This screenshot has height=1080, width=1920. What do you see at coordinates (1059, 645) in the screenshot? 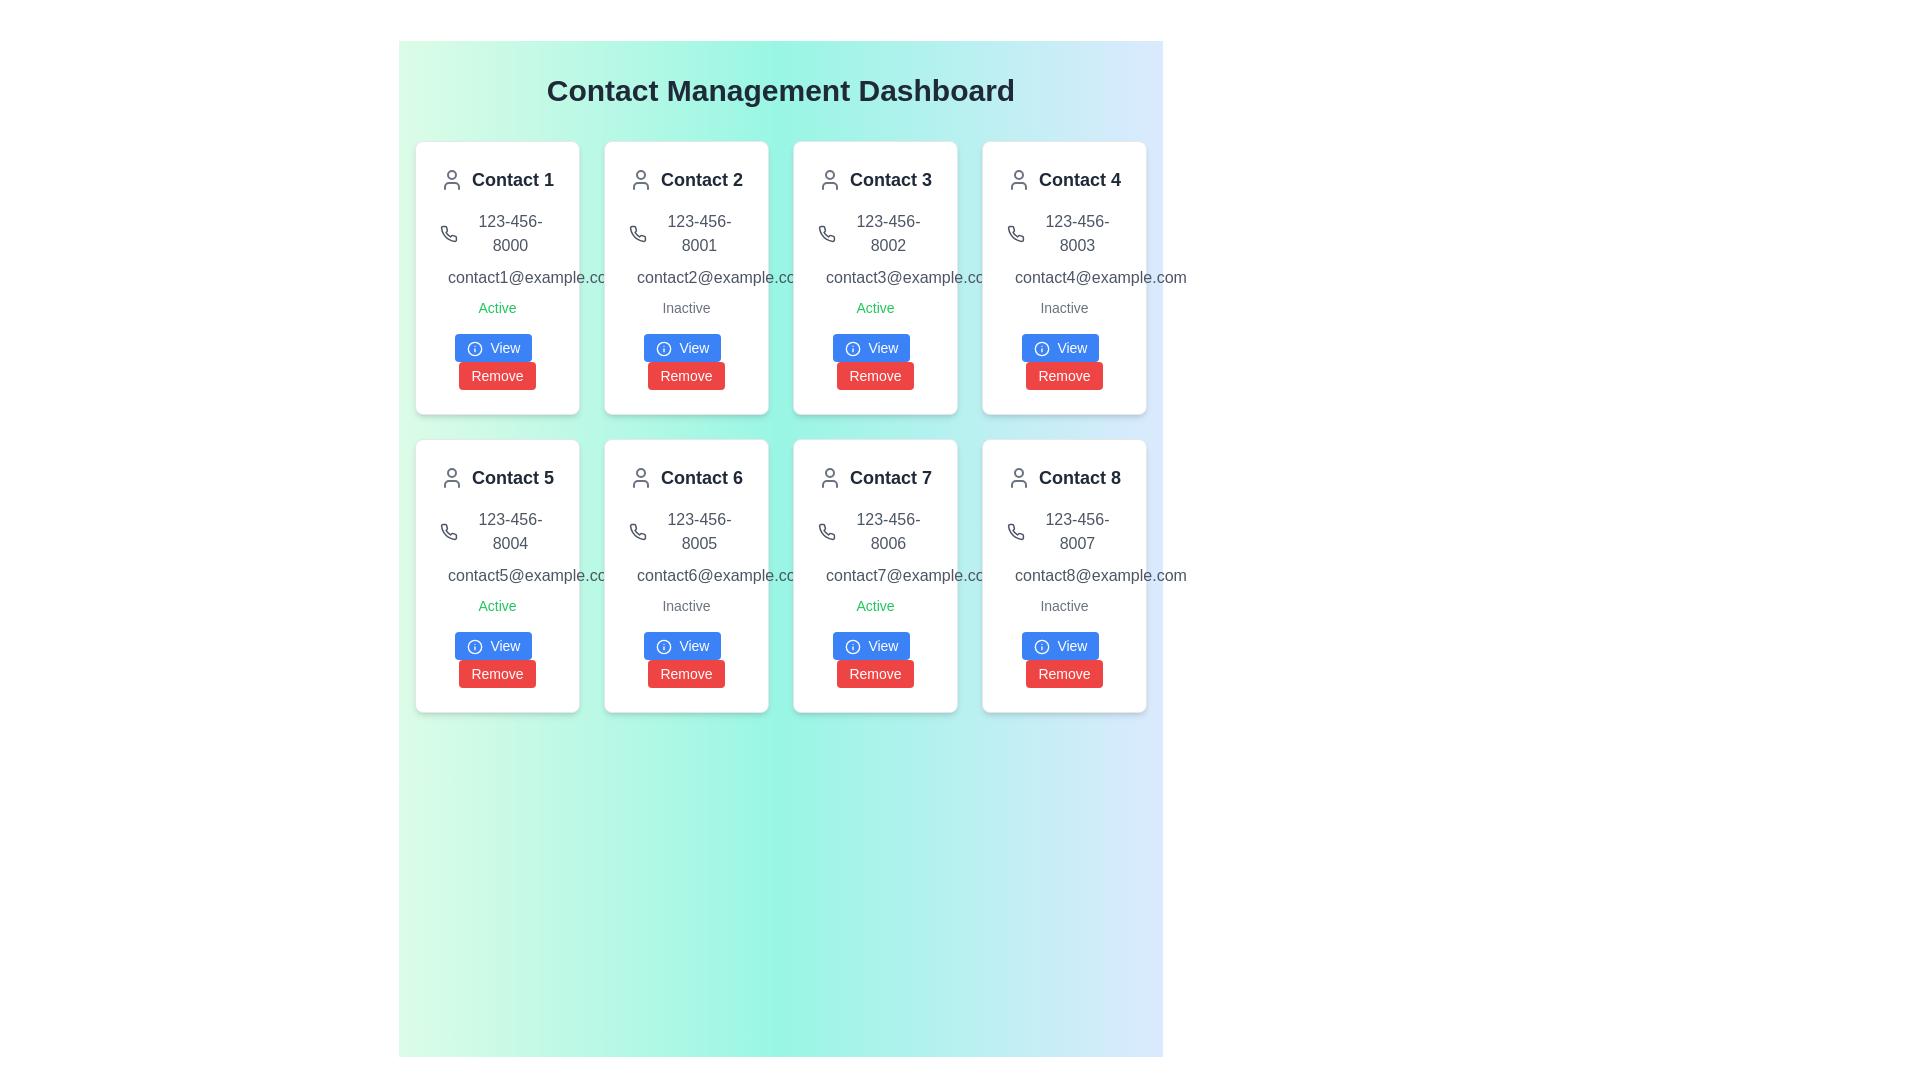
I see `the primary action button located in the Contact 8 card in the bottom-right corner of the contact grid` at bounding box center [1059, 645].